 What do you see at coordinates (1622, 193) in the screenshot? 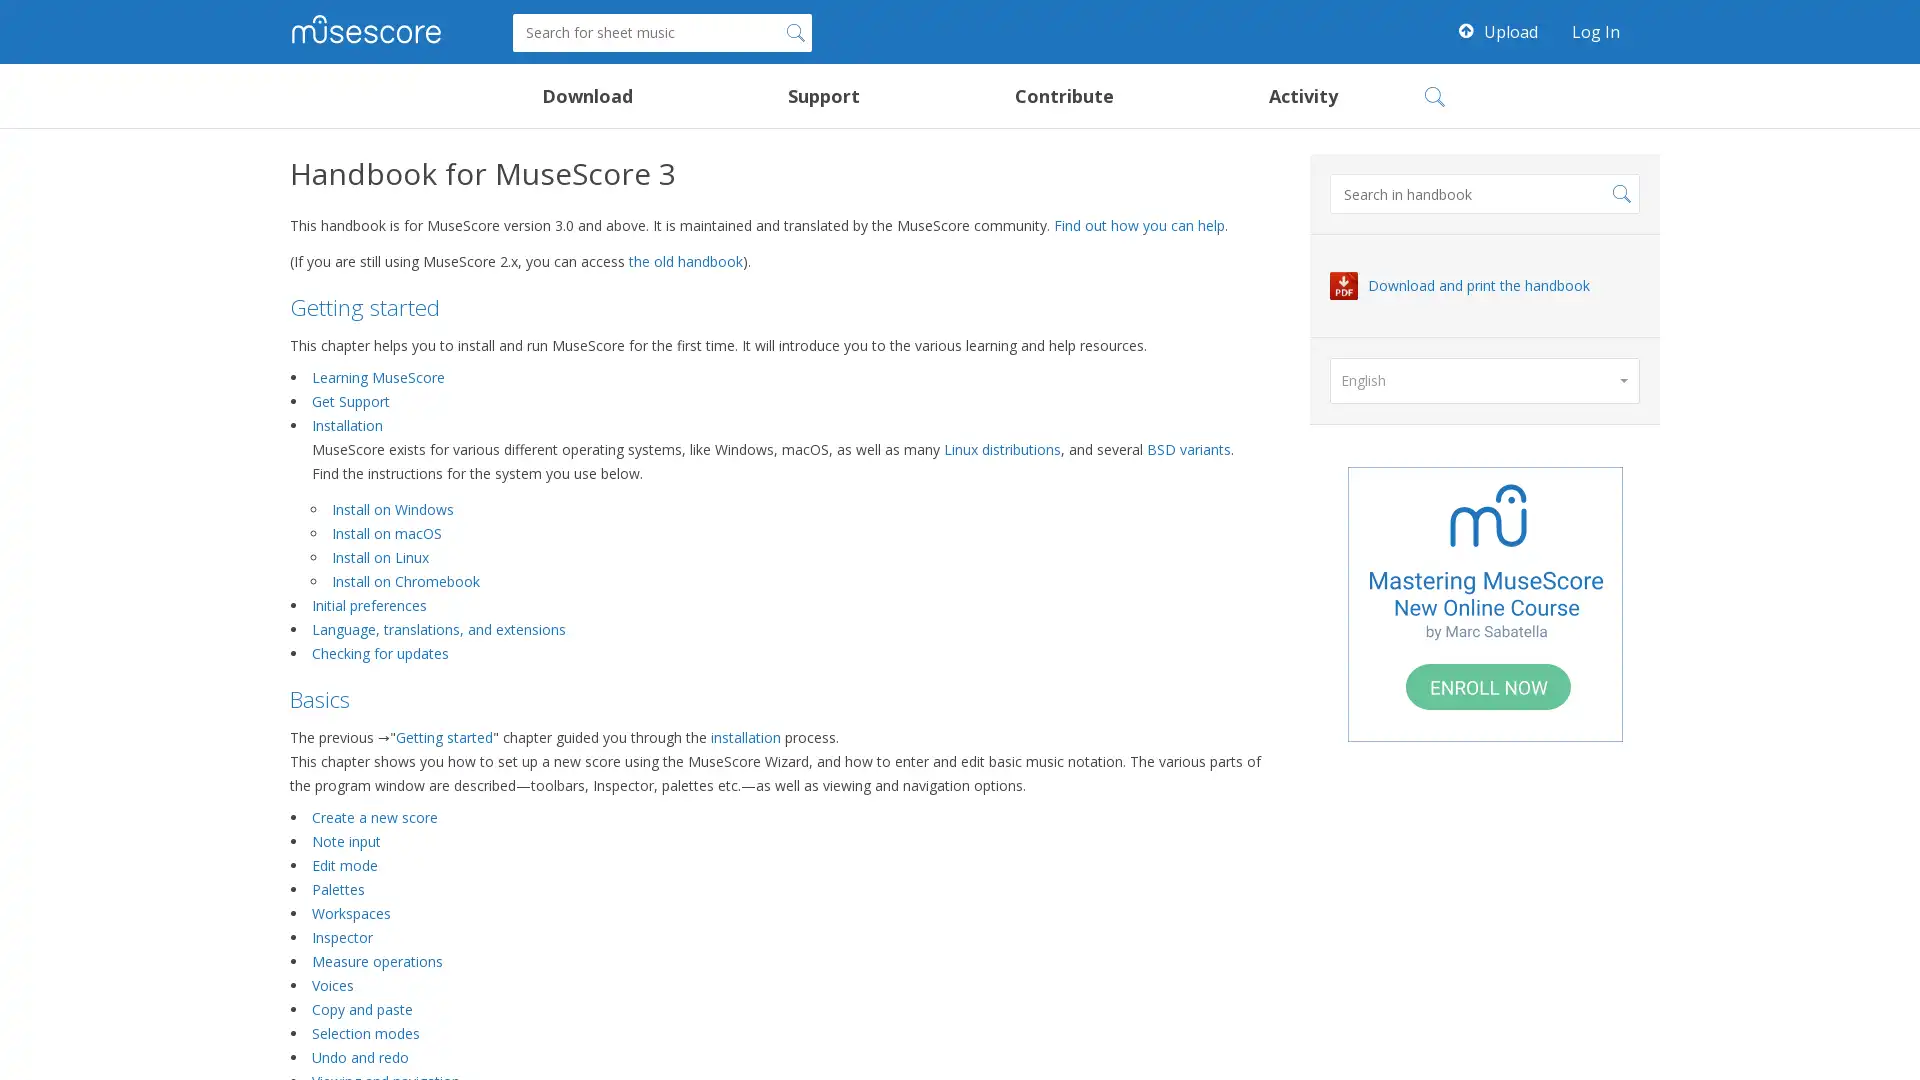
I see `Search` at bounding box center [1622, 193].